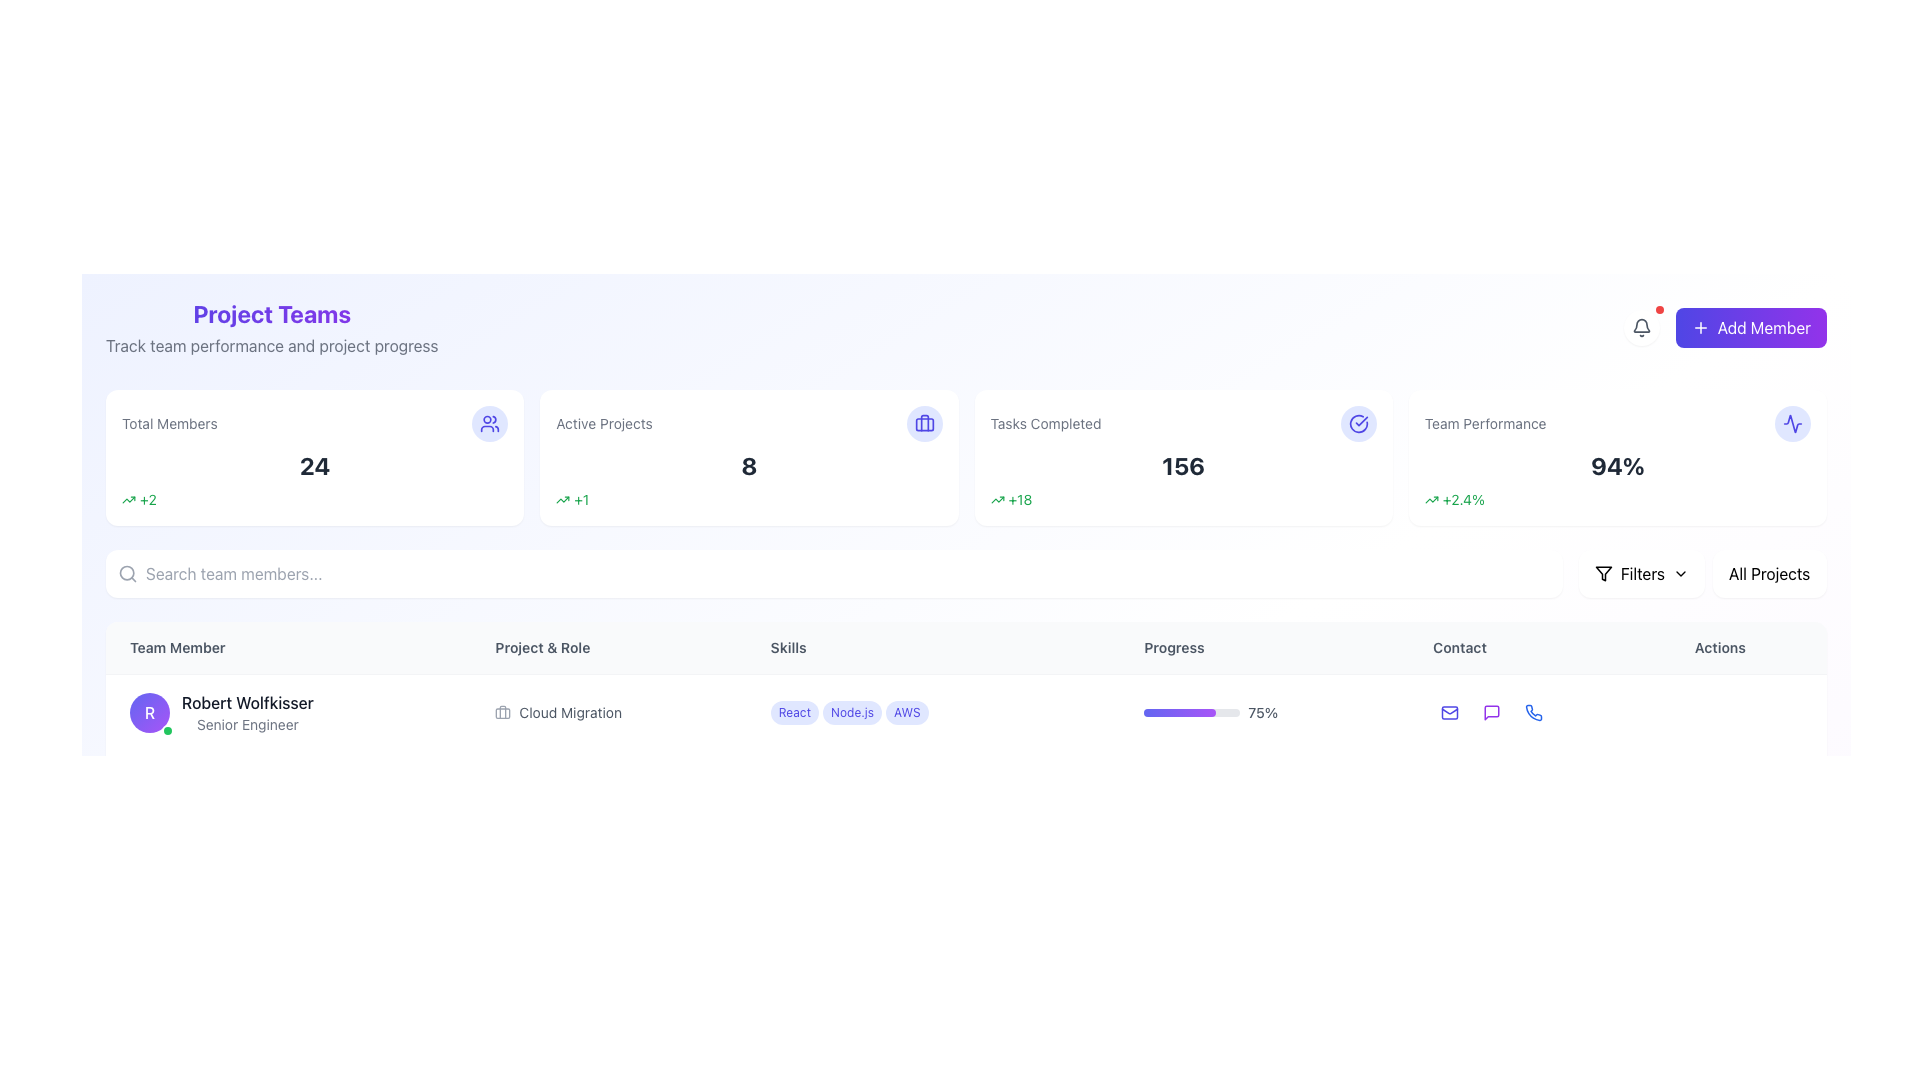  Describe the element at coordinates (314, 458) in the screenshot. I see `the Informational card that displays 'Total Members' with the number '24' and a green arrow indicating an increase, located at the top-left of the grid layout` at that location.